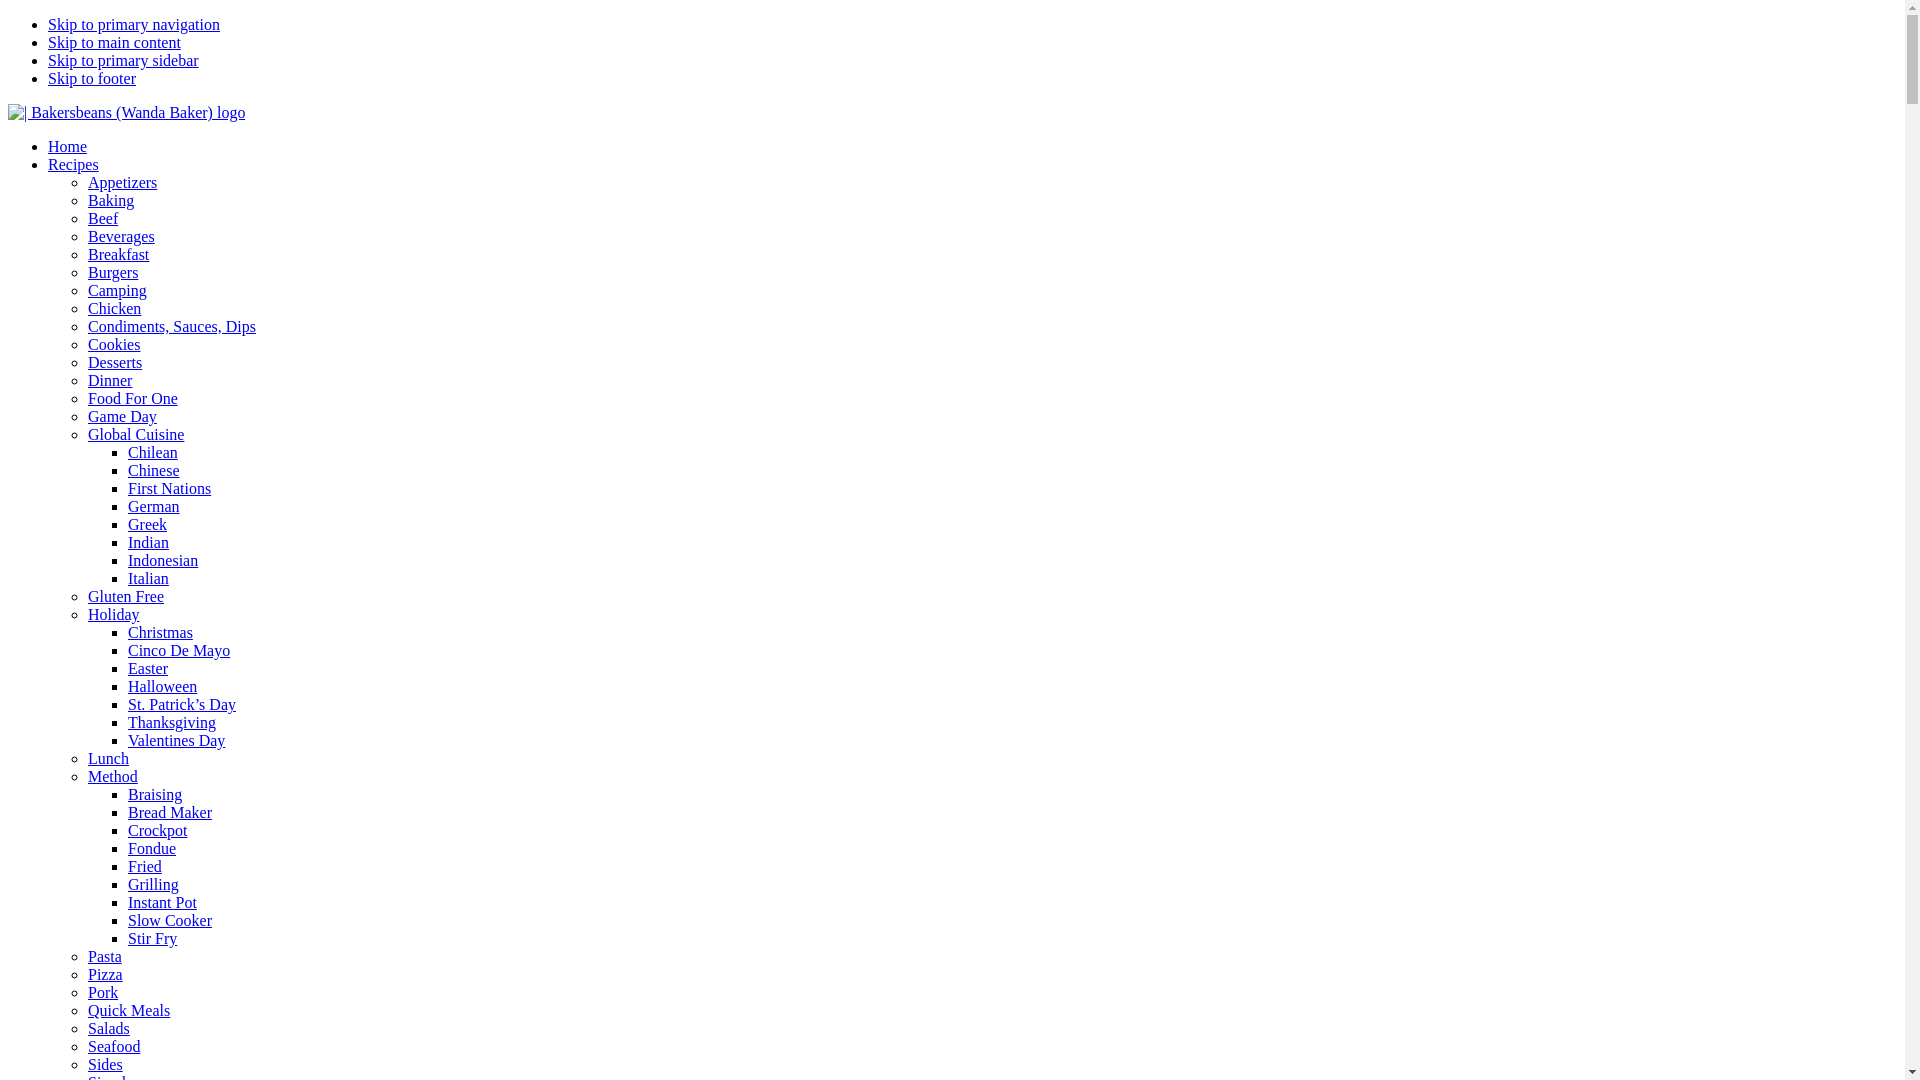 Image resolution: width=1920 pixels, height=1080 pixels. Describe the element at coordinates (113, 343) in the screenshot. I see `'Cookies'` at that location.